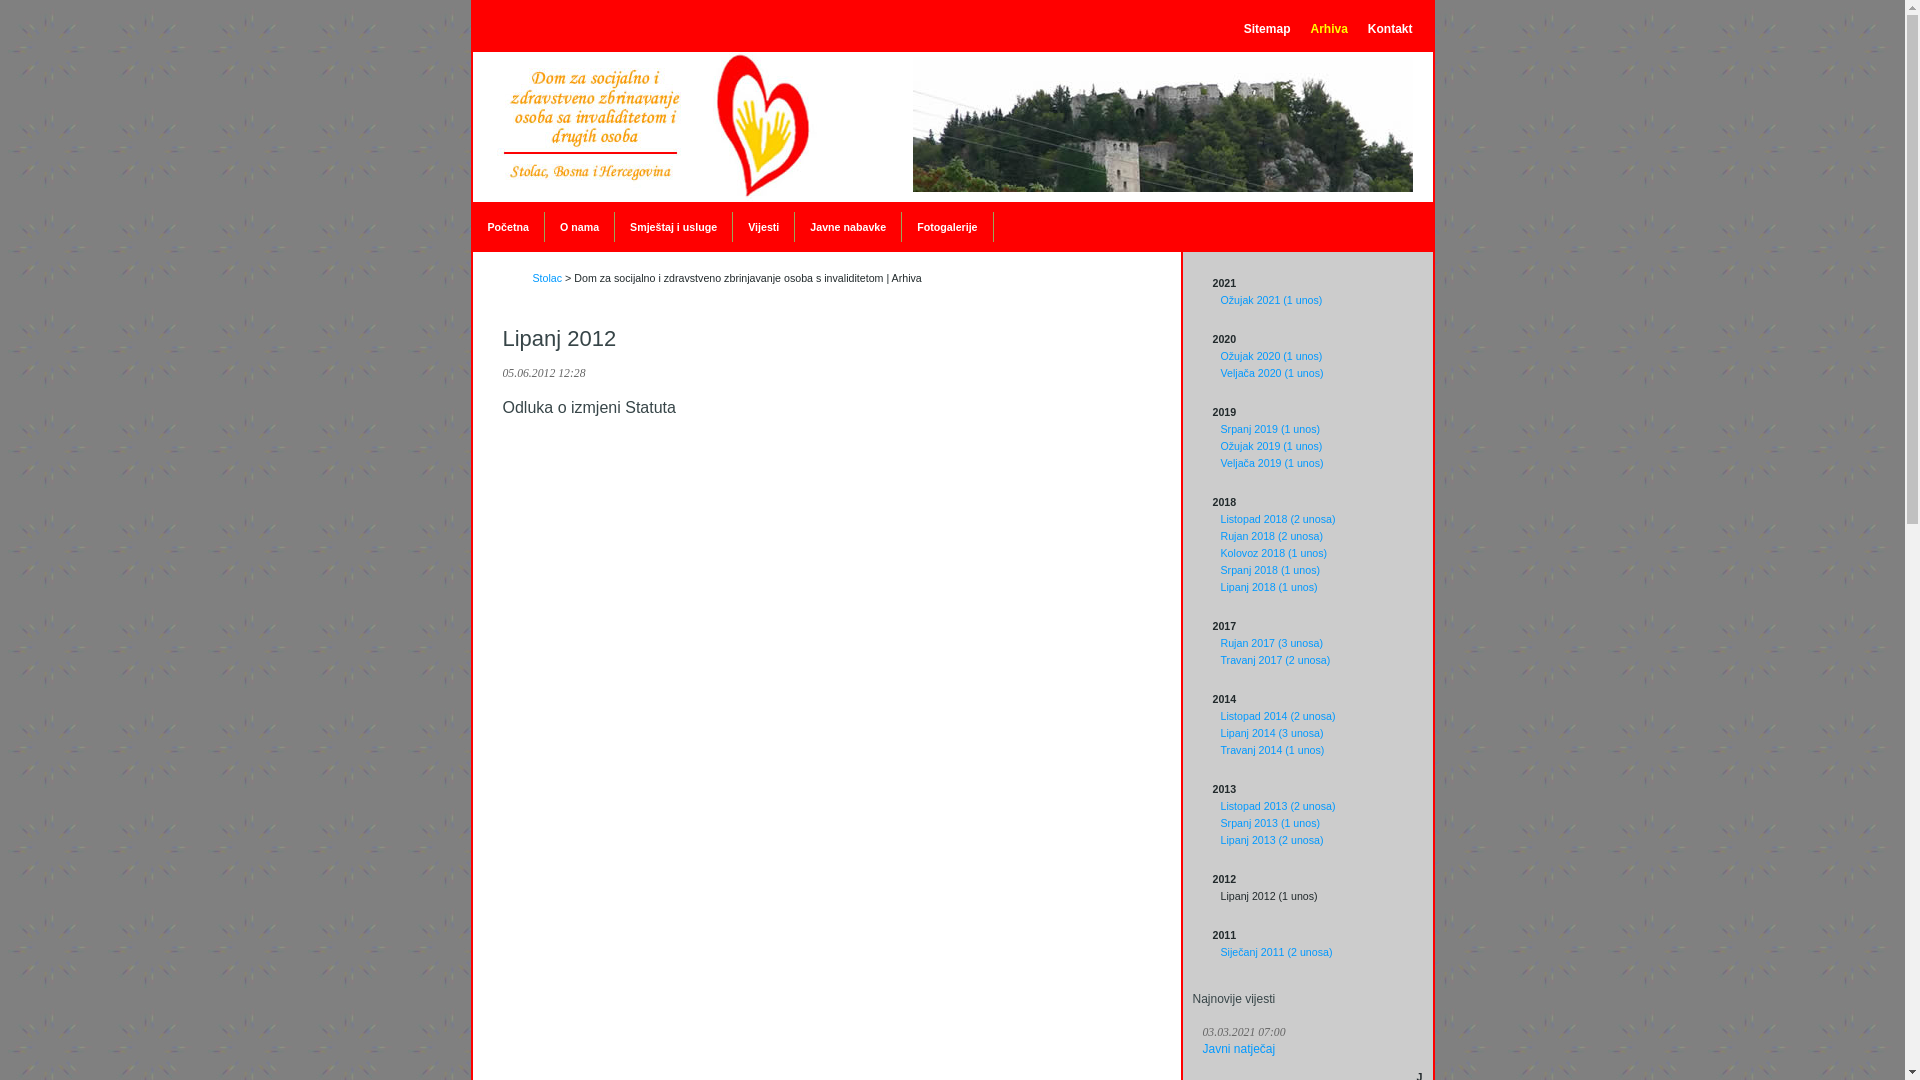 The width and height of the screenshot is (1920, 1080). I want to click on 'Travanj 2017 (2 unosa)', so click(1274, 659).